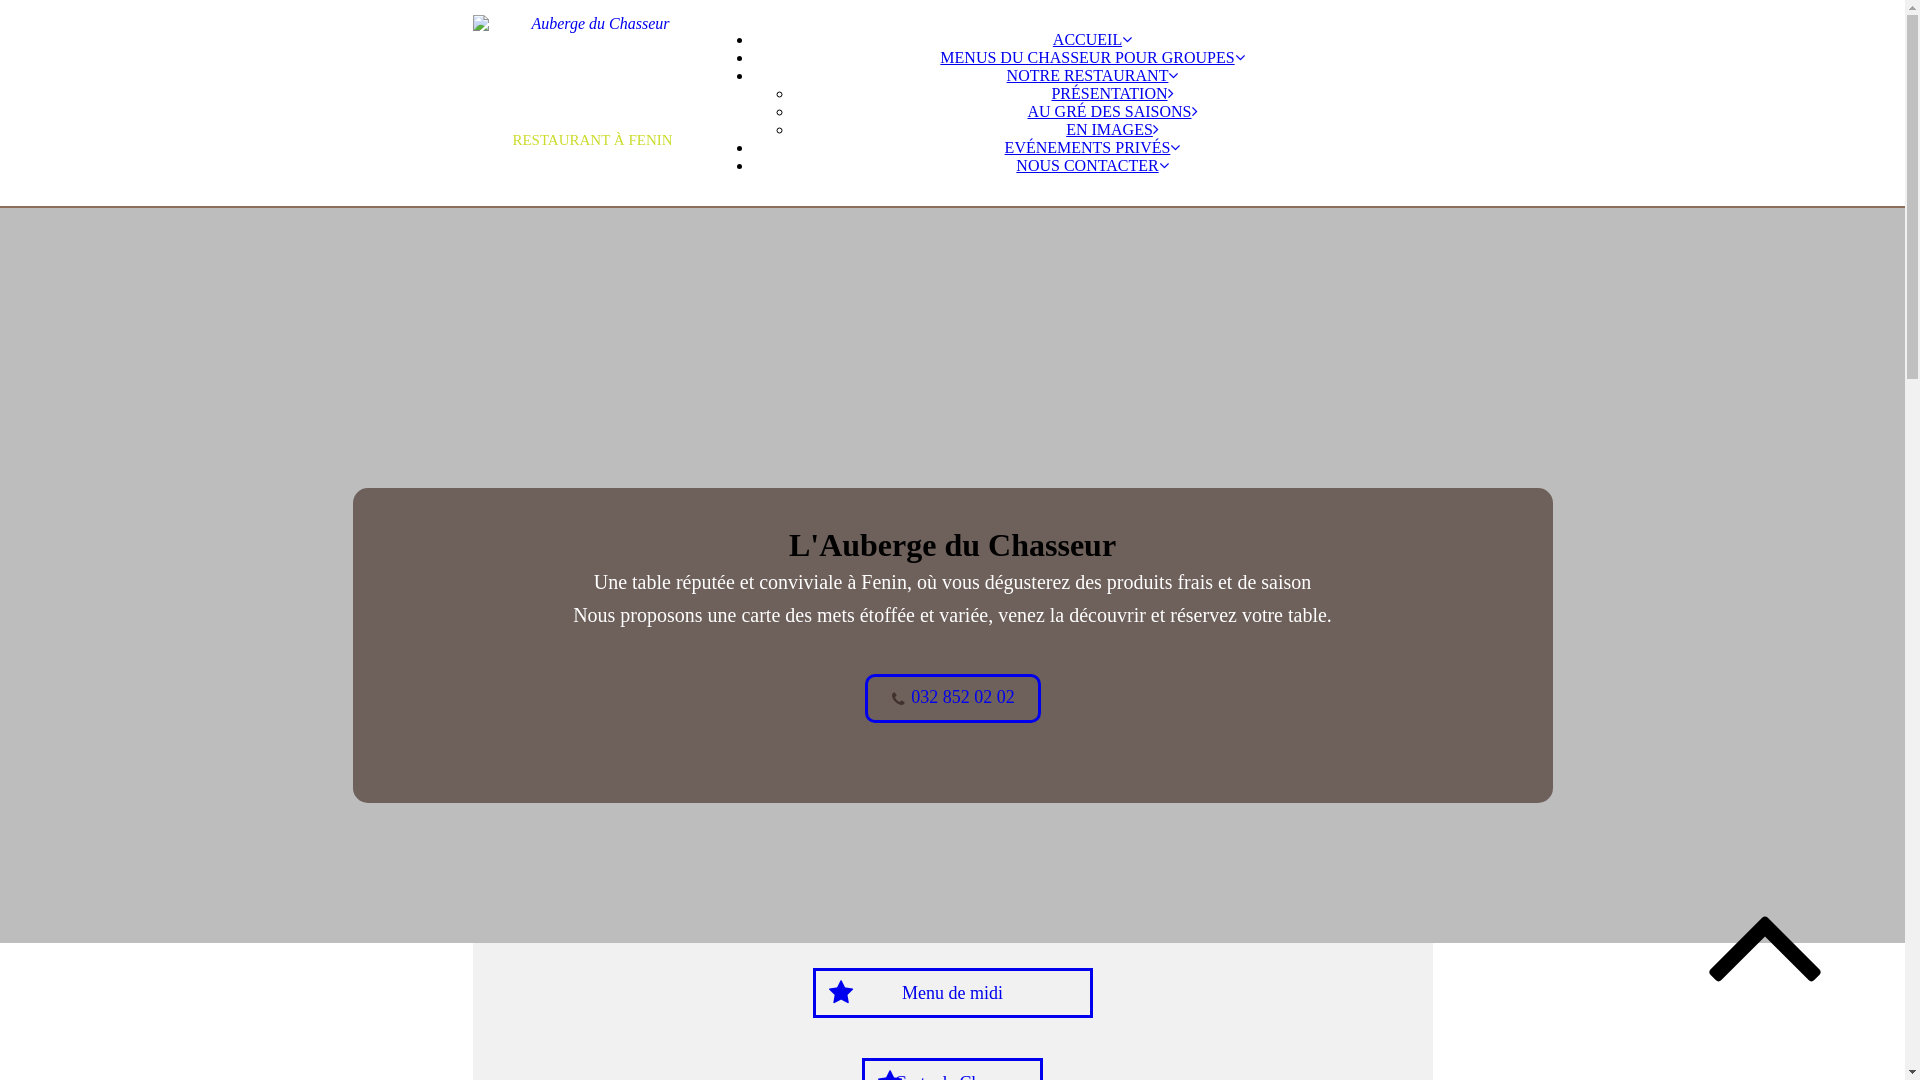 The height and width of the screenshot is (1080, 1920). What do you see at coordinates (1111, 129) in the screenshot?
I see `'EN IMAGES'` at bounding box center [1111, 129].